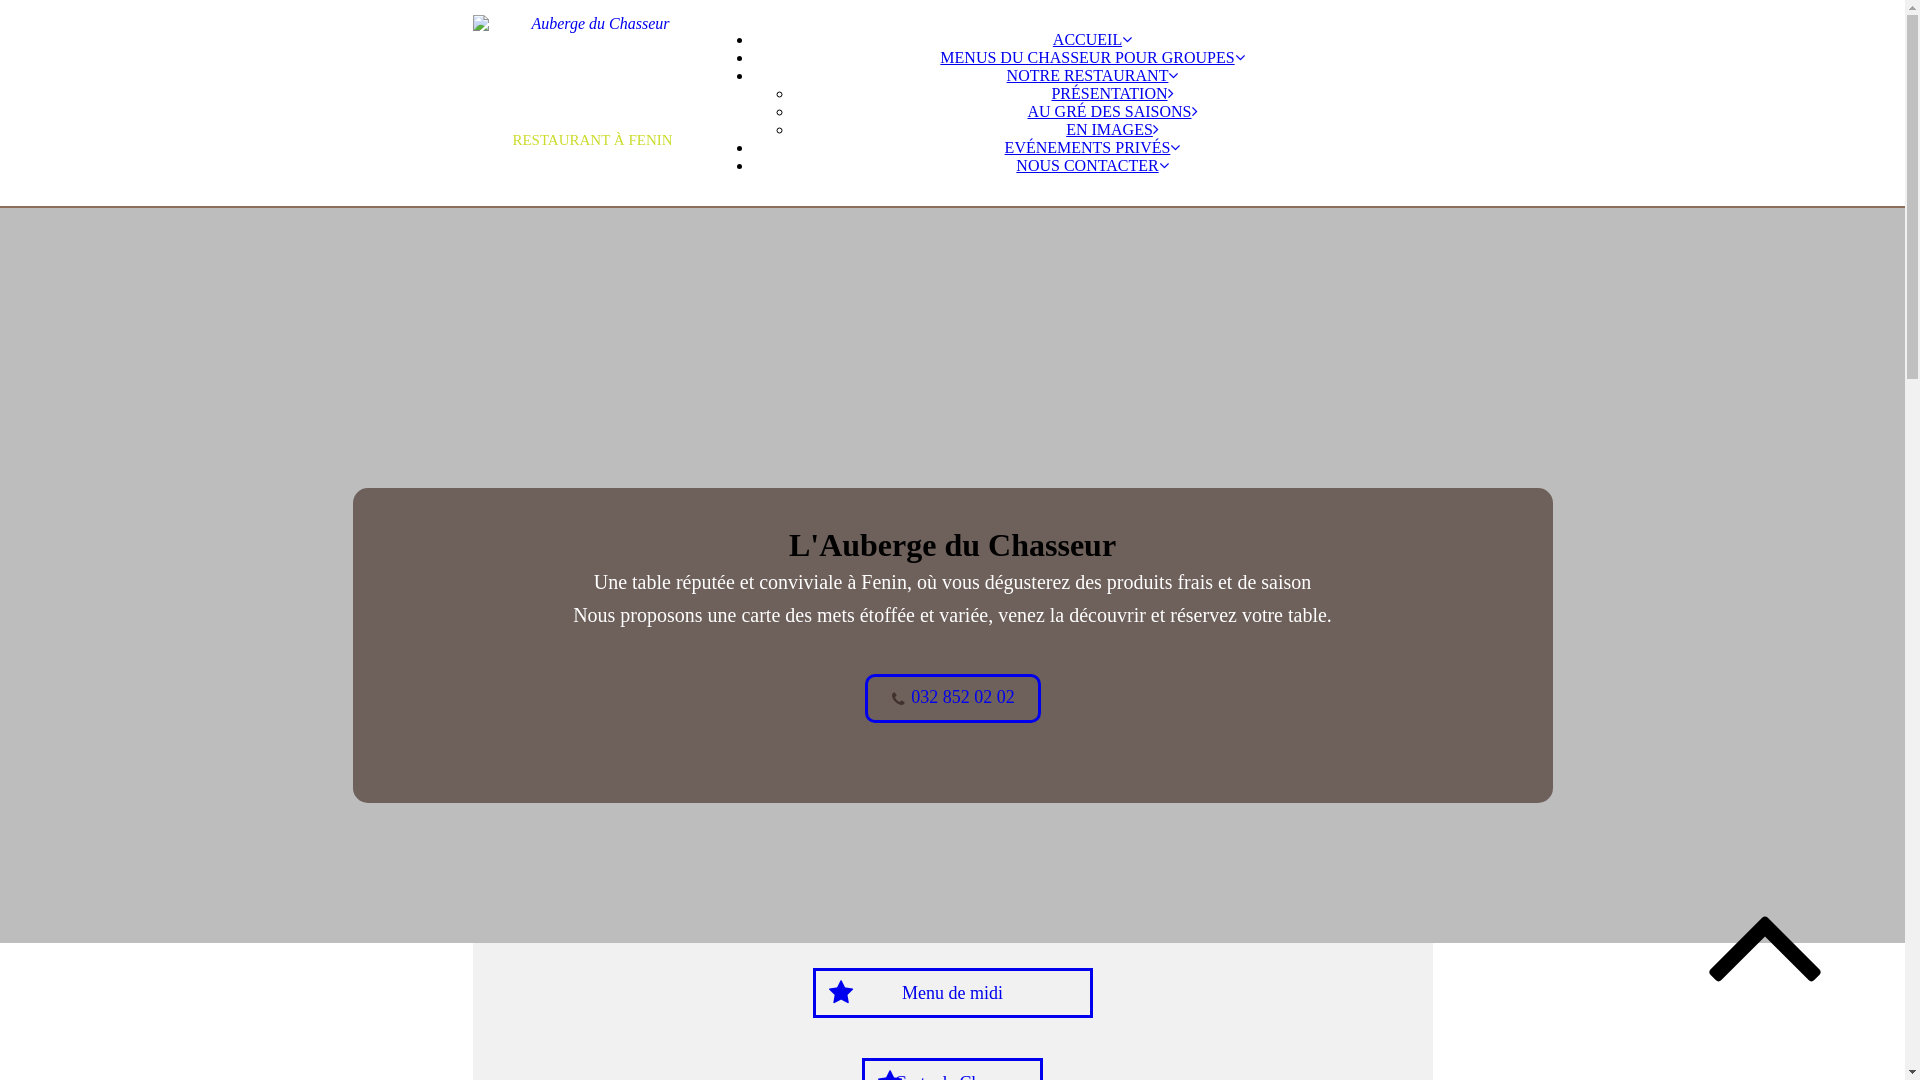 The height and width of the screenshot is (1080, 1920). What do you see at coordinates (1111, 129) in the screenshot?
I see `'EN IMAGES'` at bounding box center [1111, 129].